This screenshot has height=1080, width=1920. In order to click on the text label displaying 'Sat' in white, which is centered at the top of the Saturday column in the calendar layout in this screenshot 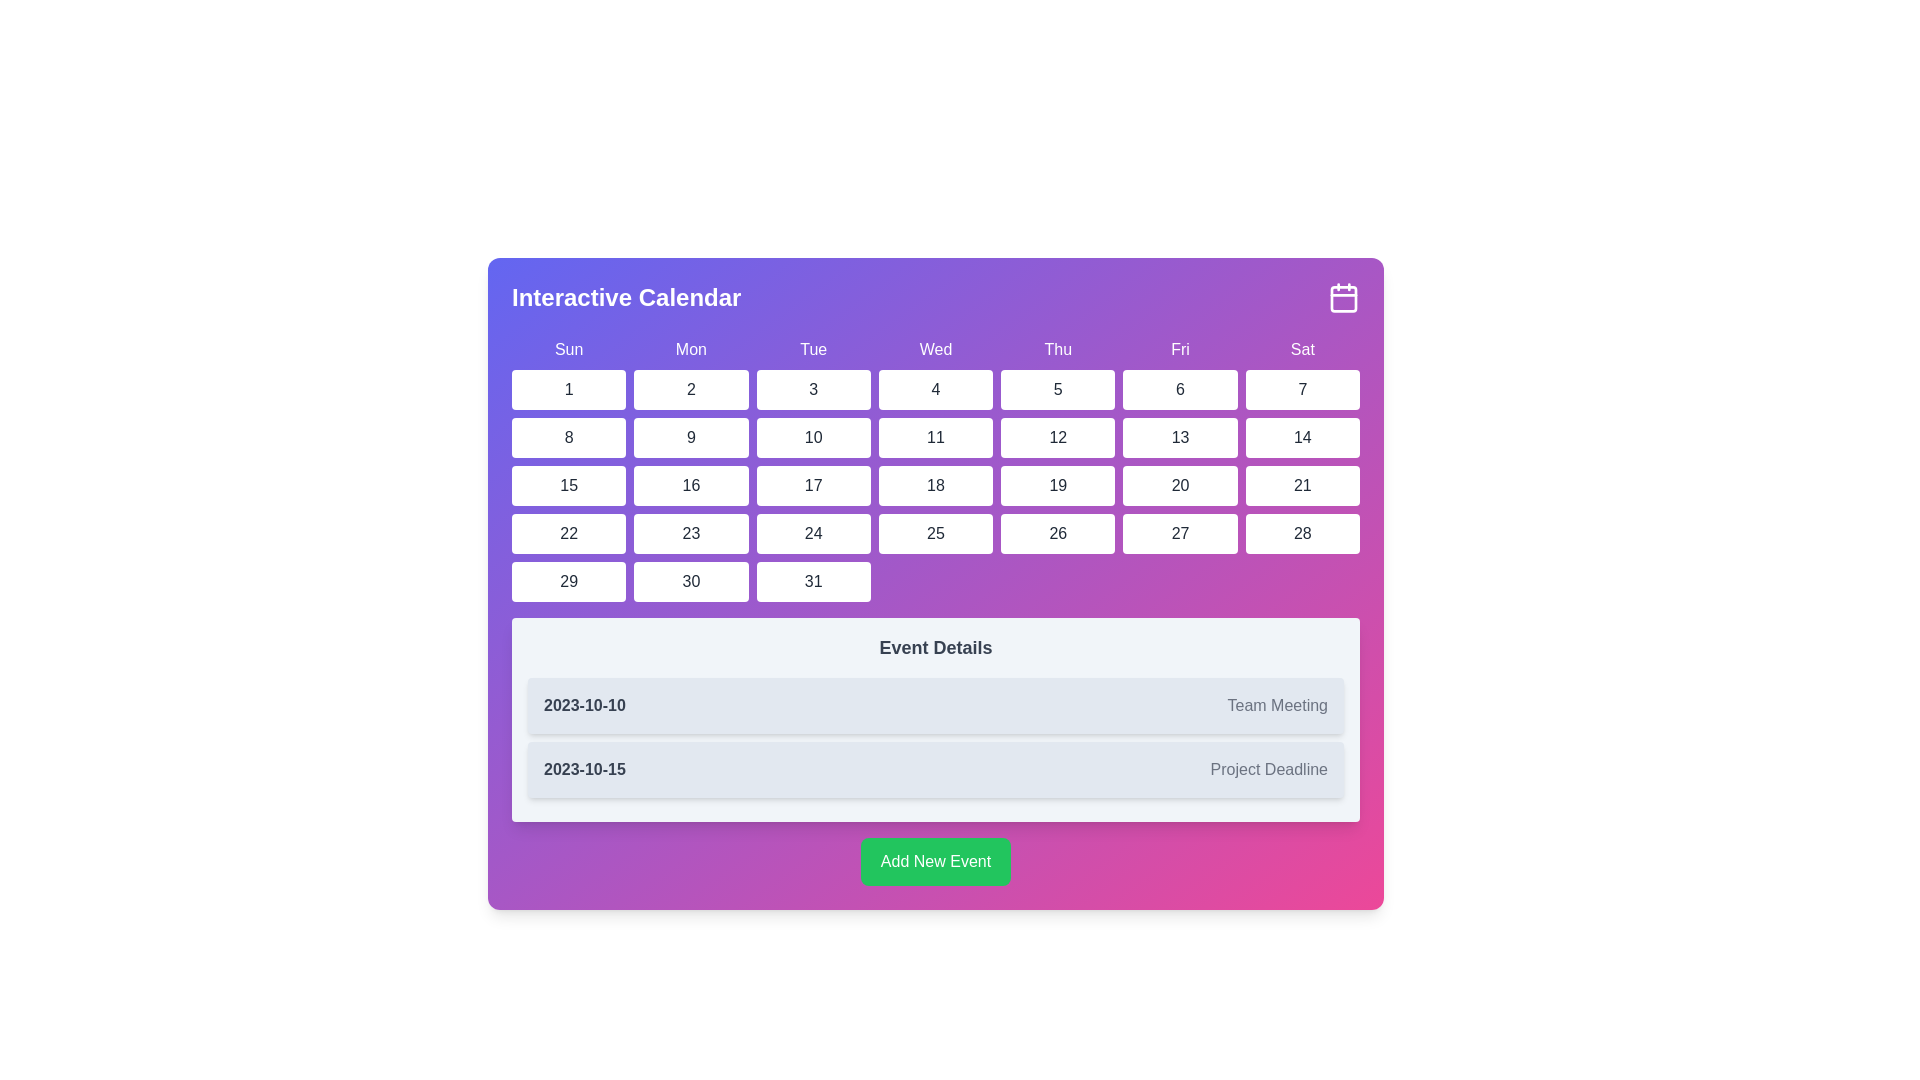, I will do `click(1302, 349)`.